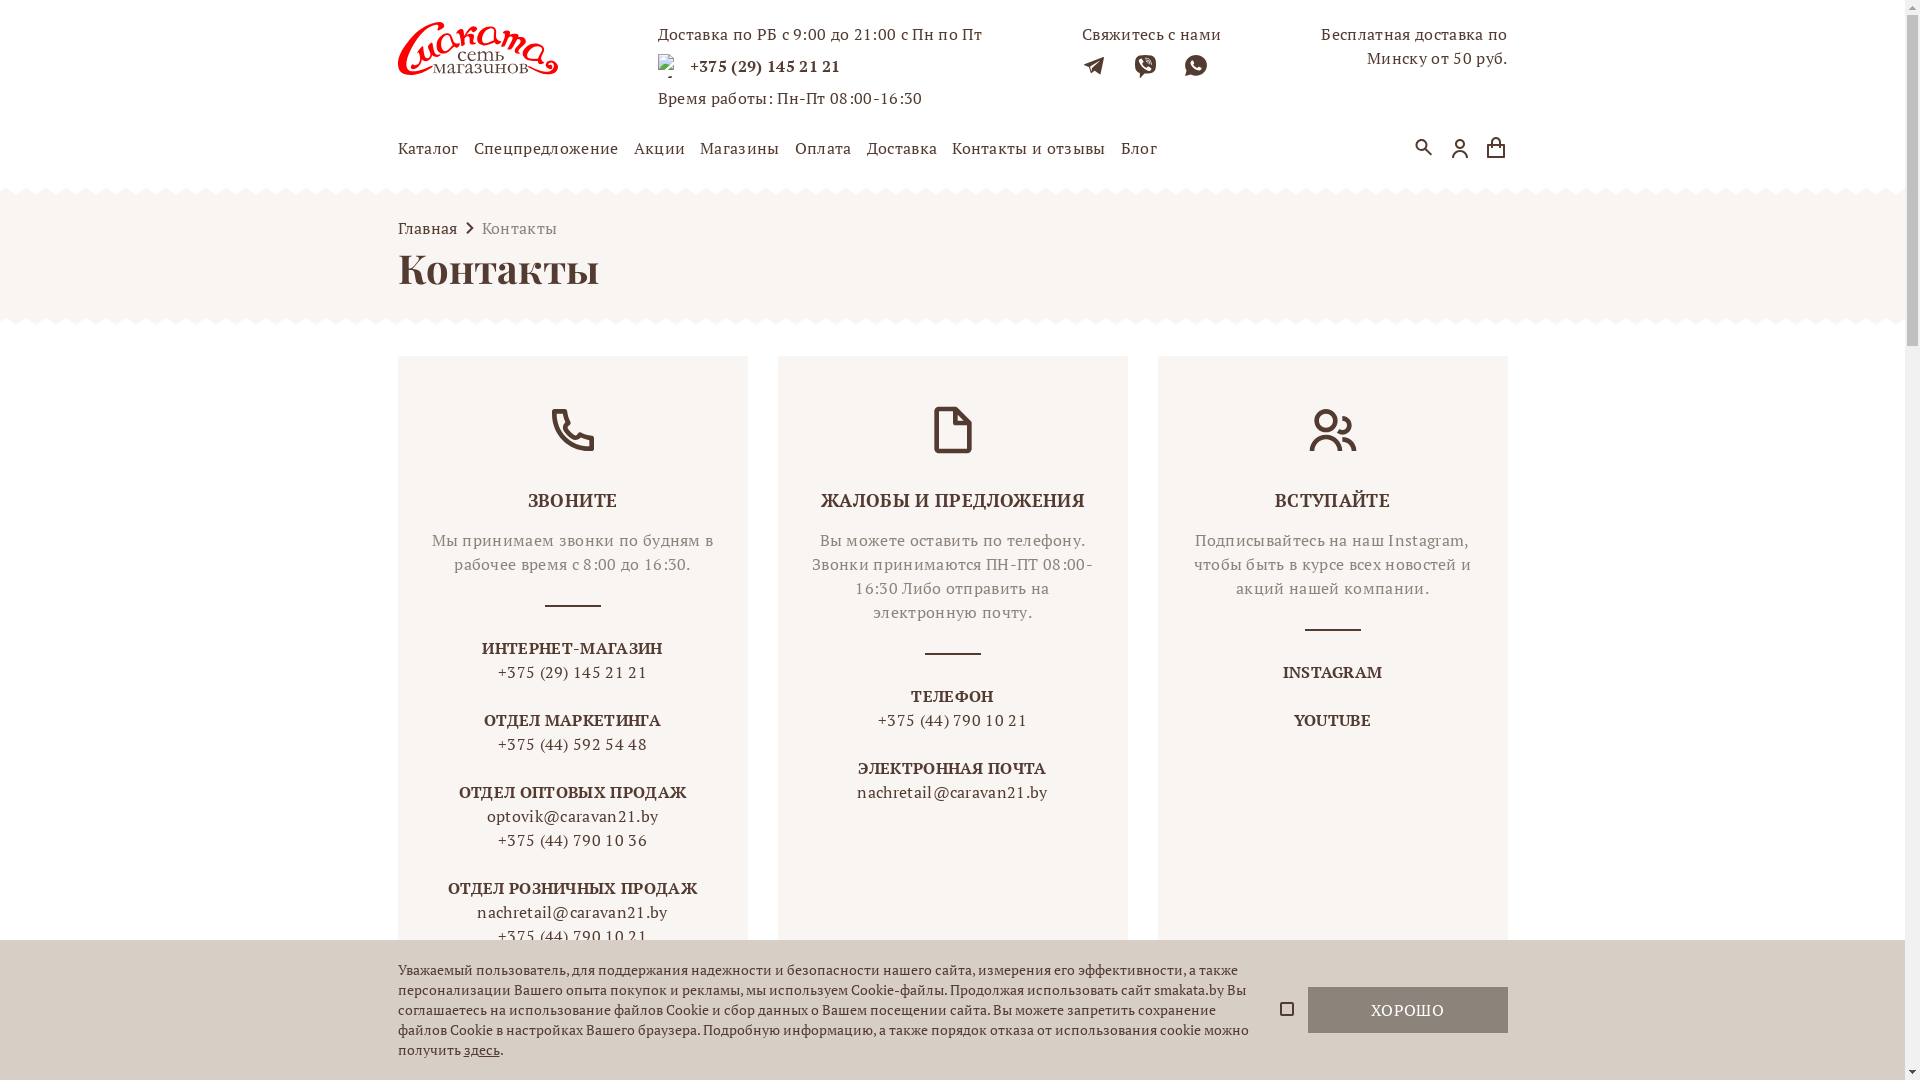 The height and width of the screenshot is (1080, 1920). Describe the element at coordinates (1332, 720) in the screenshot. I see `'YOUTUBE'` at that location.